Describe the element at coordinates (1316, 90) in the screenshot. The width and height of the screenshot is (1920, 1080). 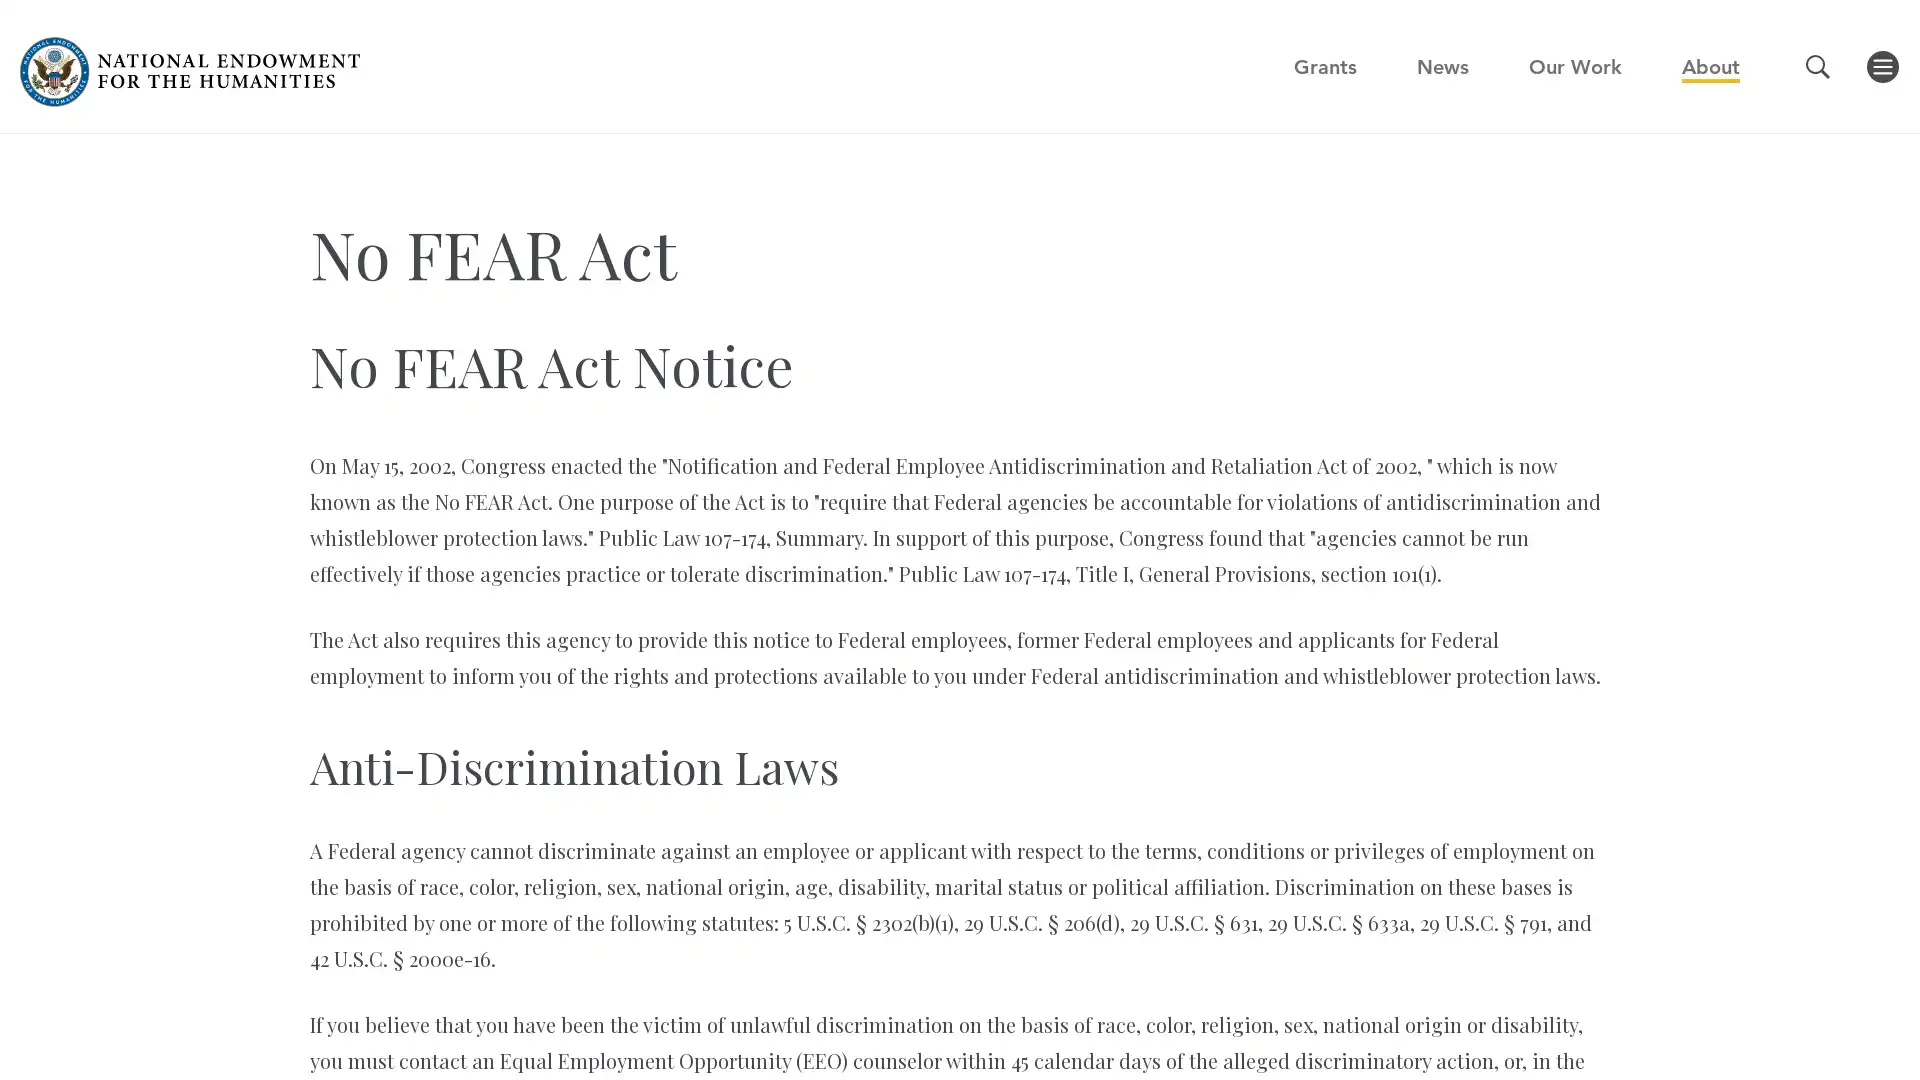
I see `GO` at that location.